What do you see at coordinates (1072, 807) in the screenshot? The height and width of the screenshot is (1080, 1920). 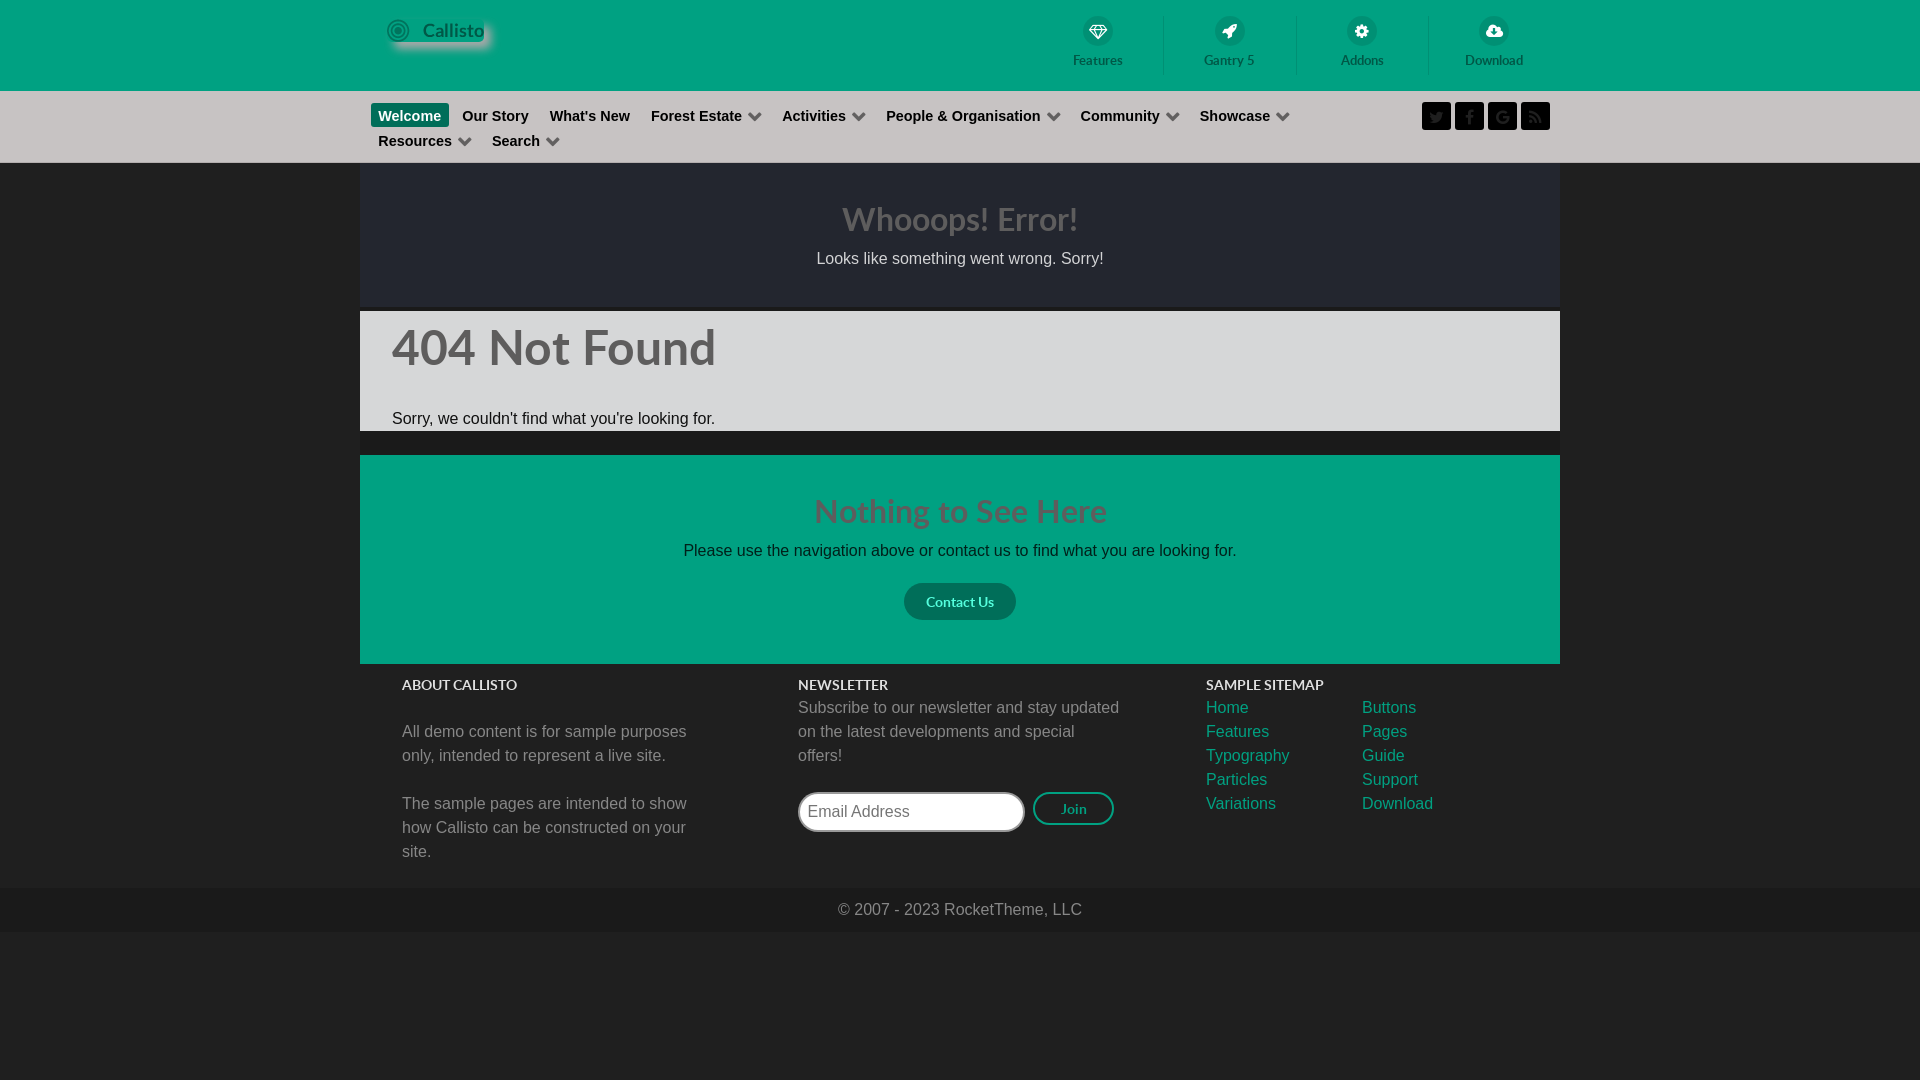 I see `'Join'` at bounding box center [1072, 807].